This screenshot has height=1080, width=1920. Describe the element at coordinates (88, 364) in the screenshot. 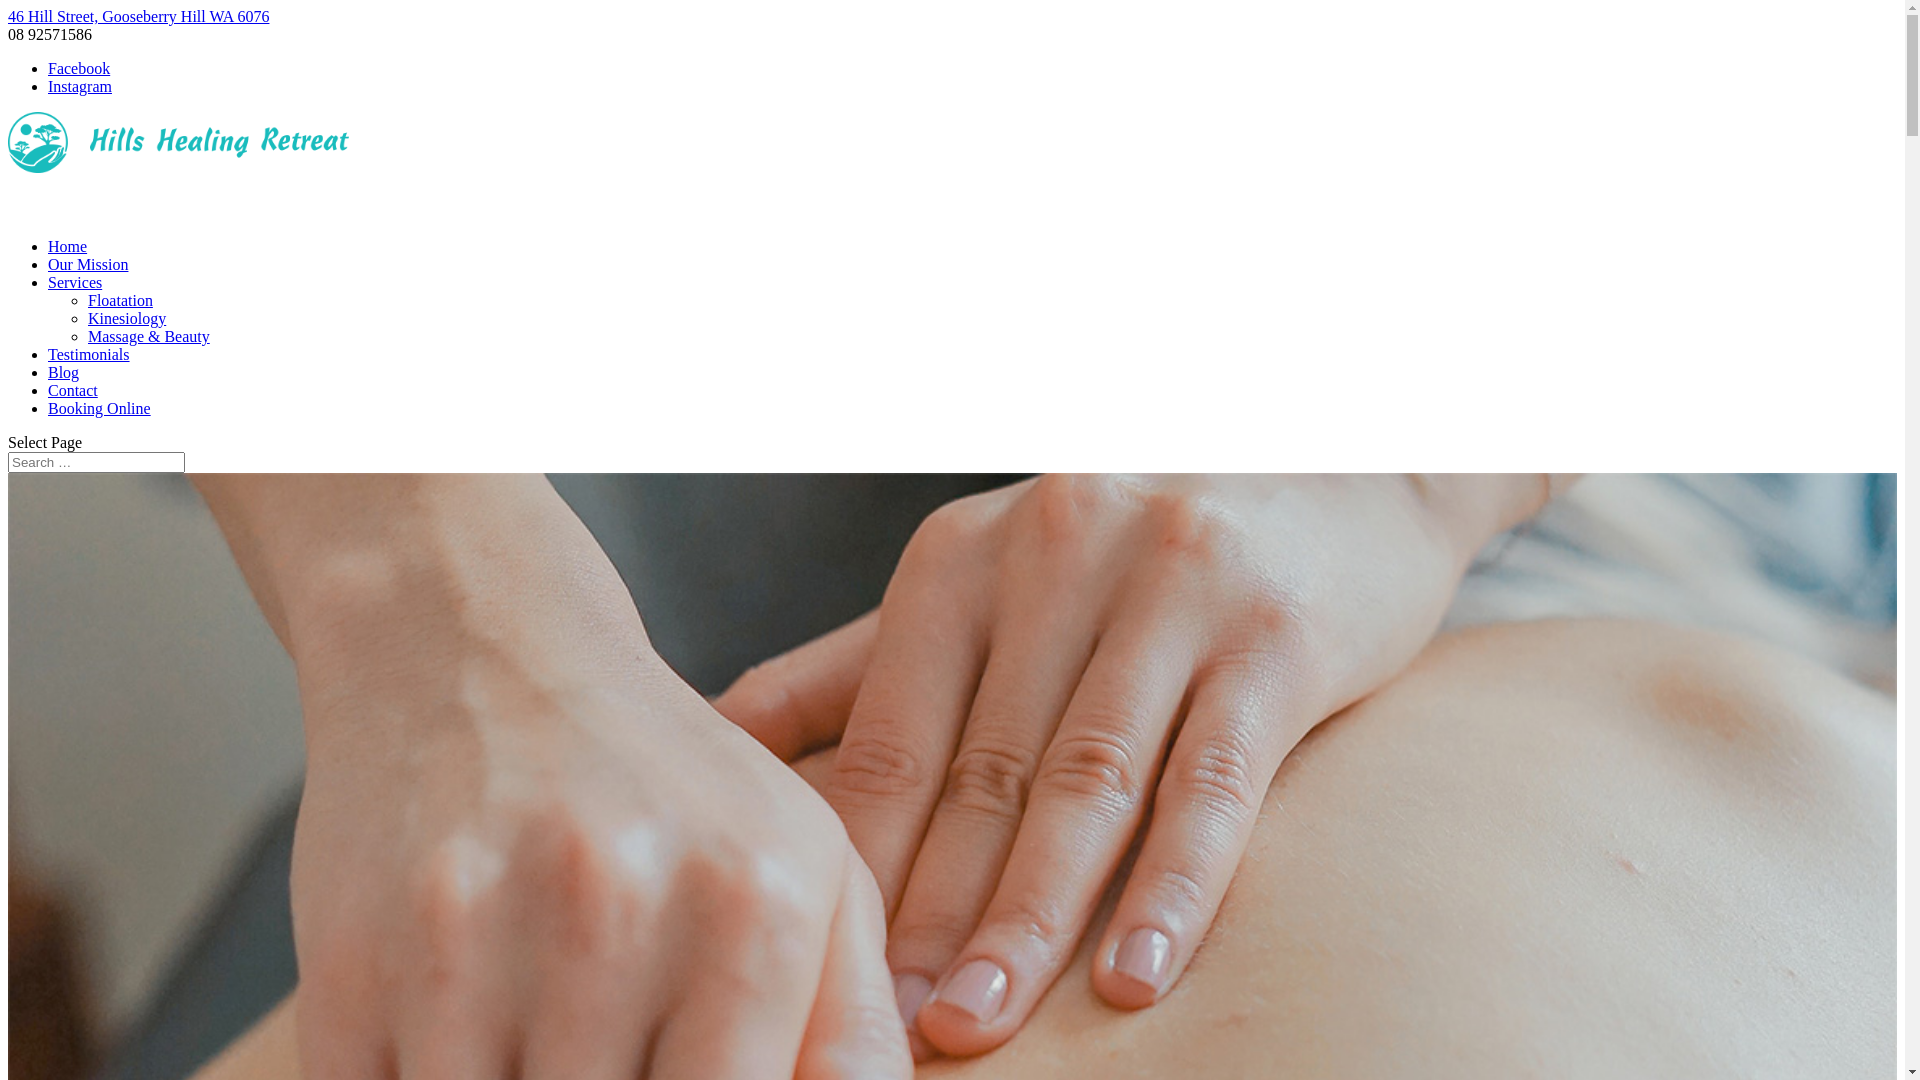

I see `'Testimonials'` at that location.